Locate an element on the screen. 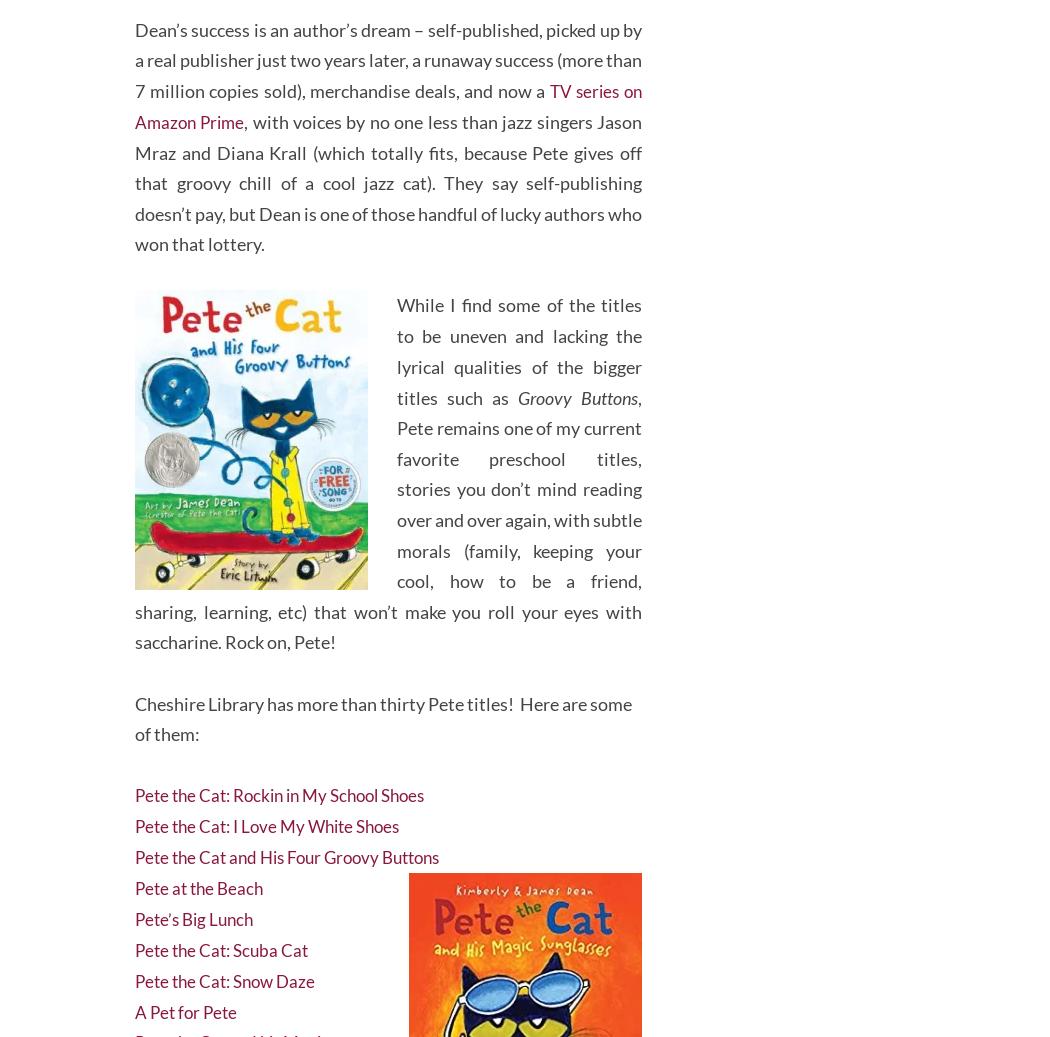 This screenshot has width=1050, height=1037. 'While I find some of the titles to be uneven and lacking the lyrical qualities of the bigger titles such as' is located at coordinates (518, 339).